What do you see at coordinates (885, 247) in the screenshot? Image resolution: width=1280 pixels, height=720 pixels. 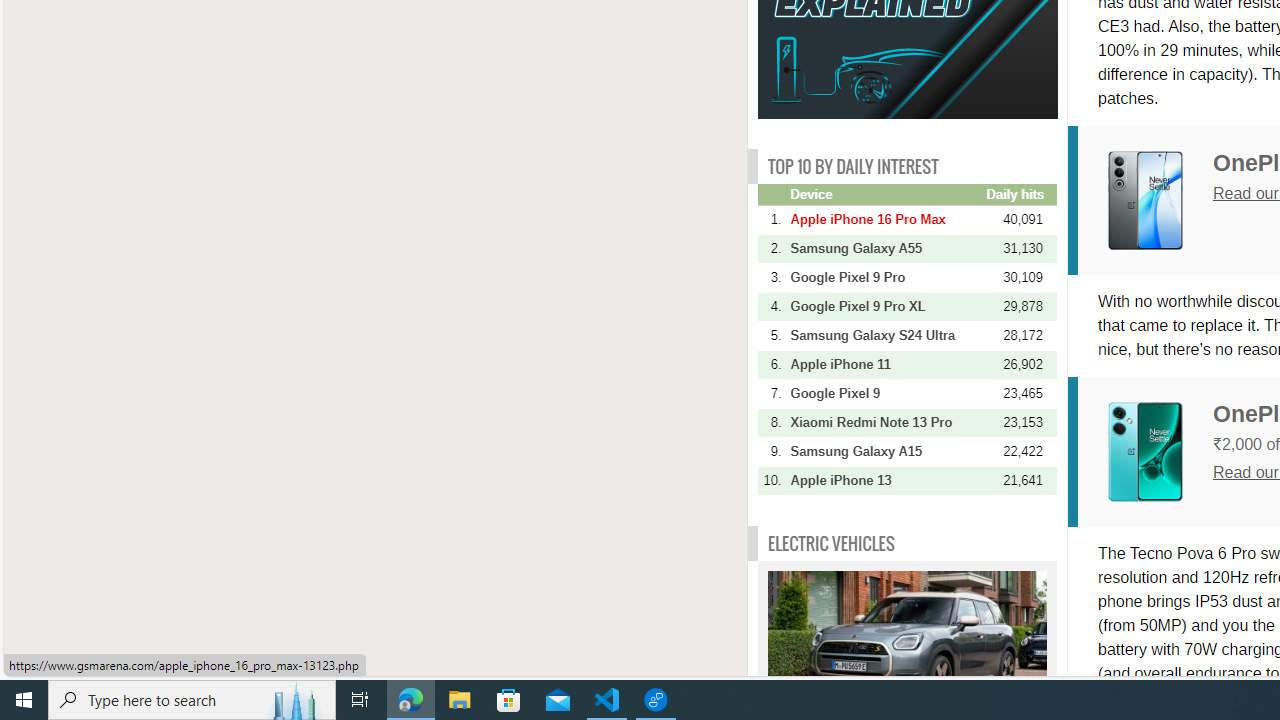 I see `'Samsung Galaxy A55'` at bounding box center [885, 247].